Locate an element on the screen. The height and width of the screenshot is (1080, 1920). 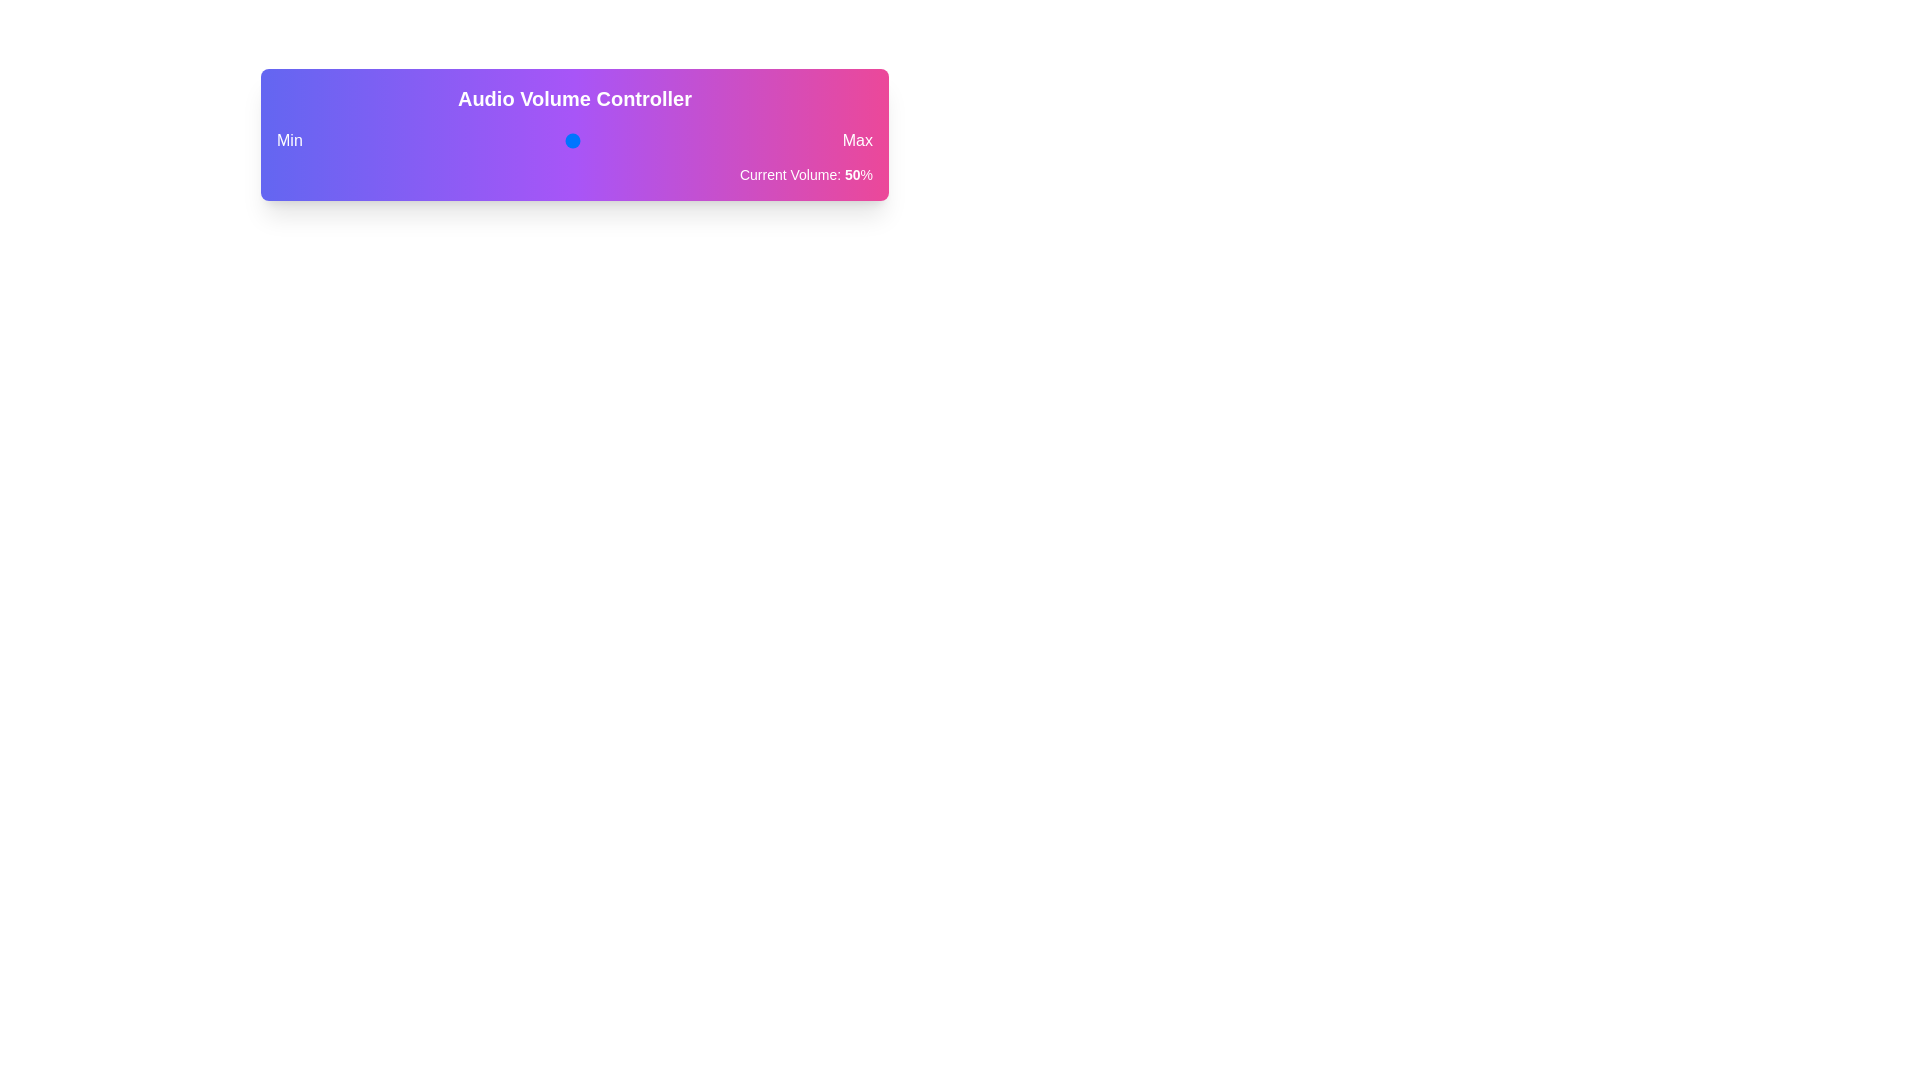
the volume slider to 27% is located at coordinates (455, 140).